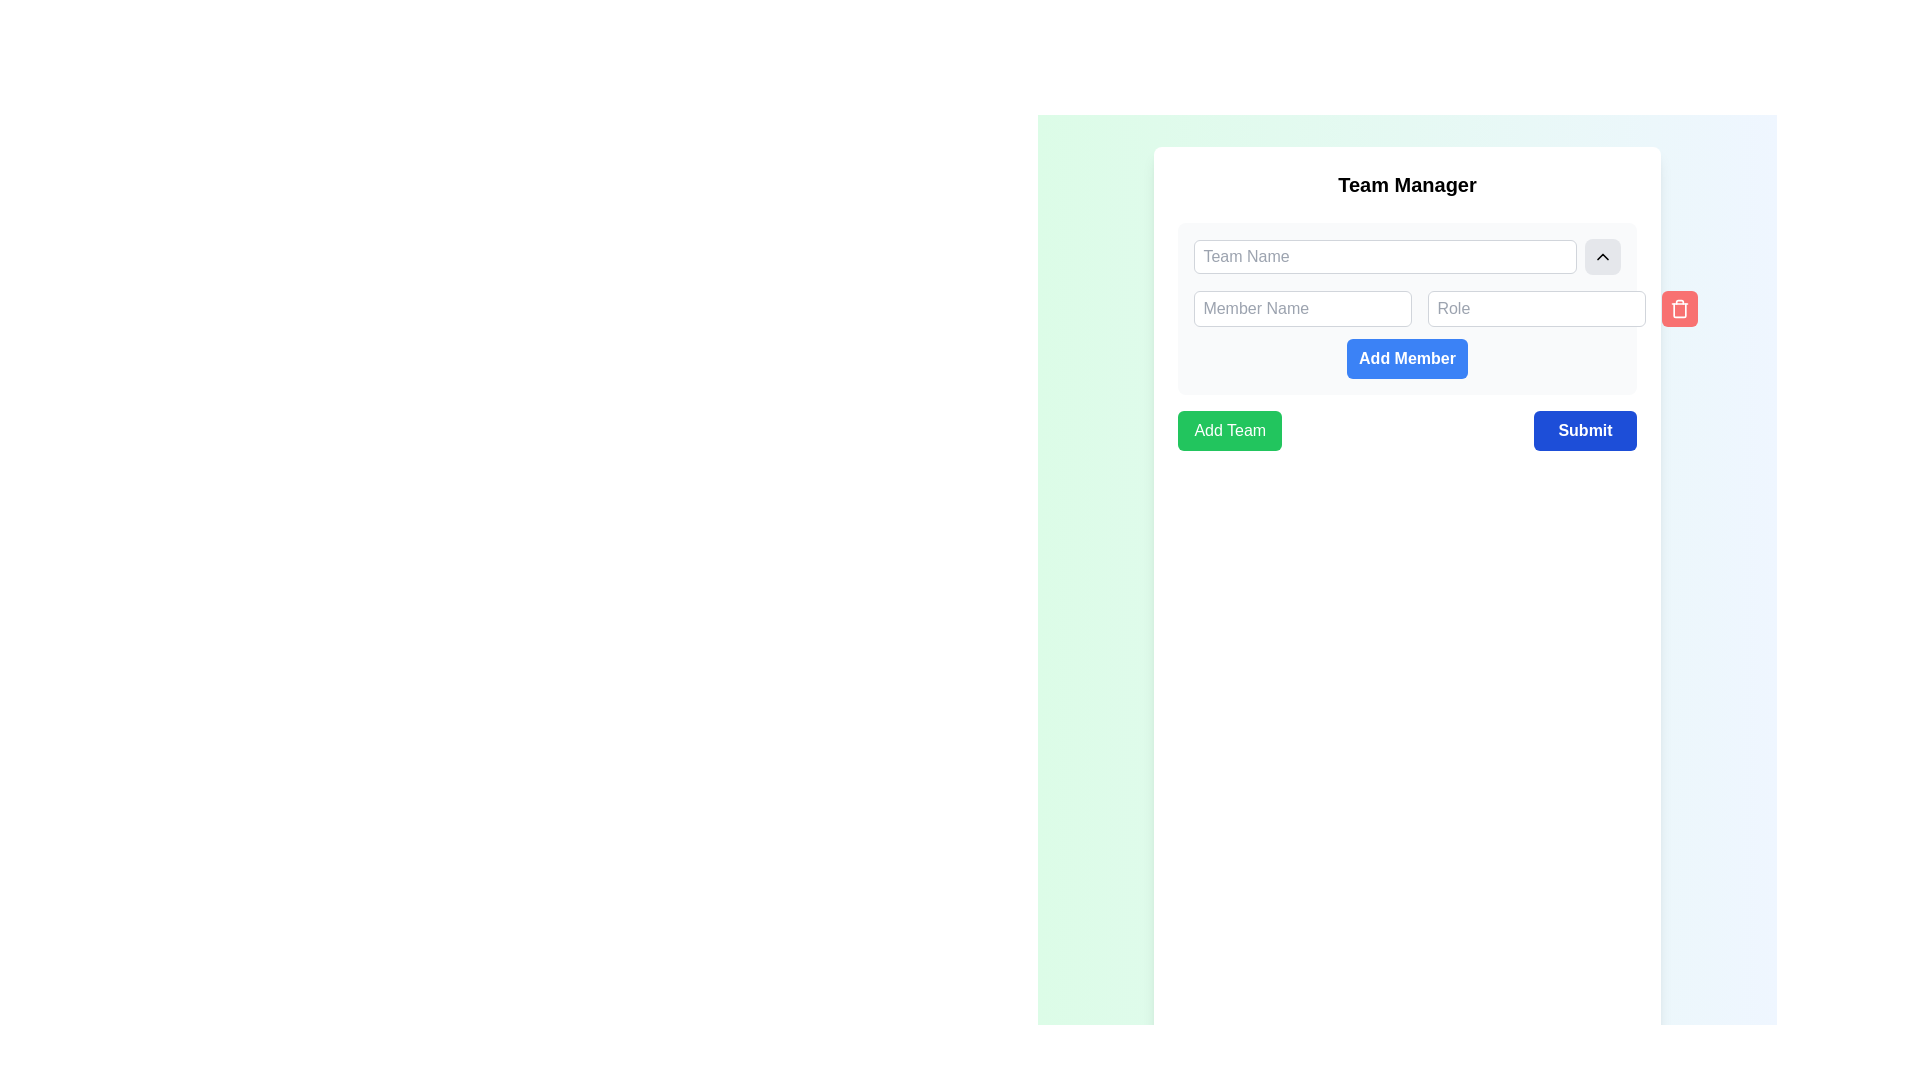  I want to click on the upward-pointing chevron icon, which is inside a small rectangular button located to the right of the 'Team Name' input field, so click(1602, 256).